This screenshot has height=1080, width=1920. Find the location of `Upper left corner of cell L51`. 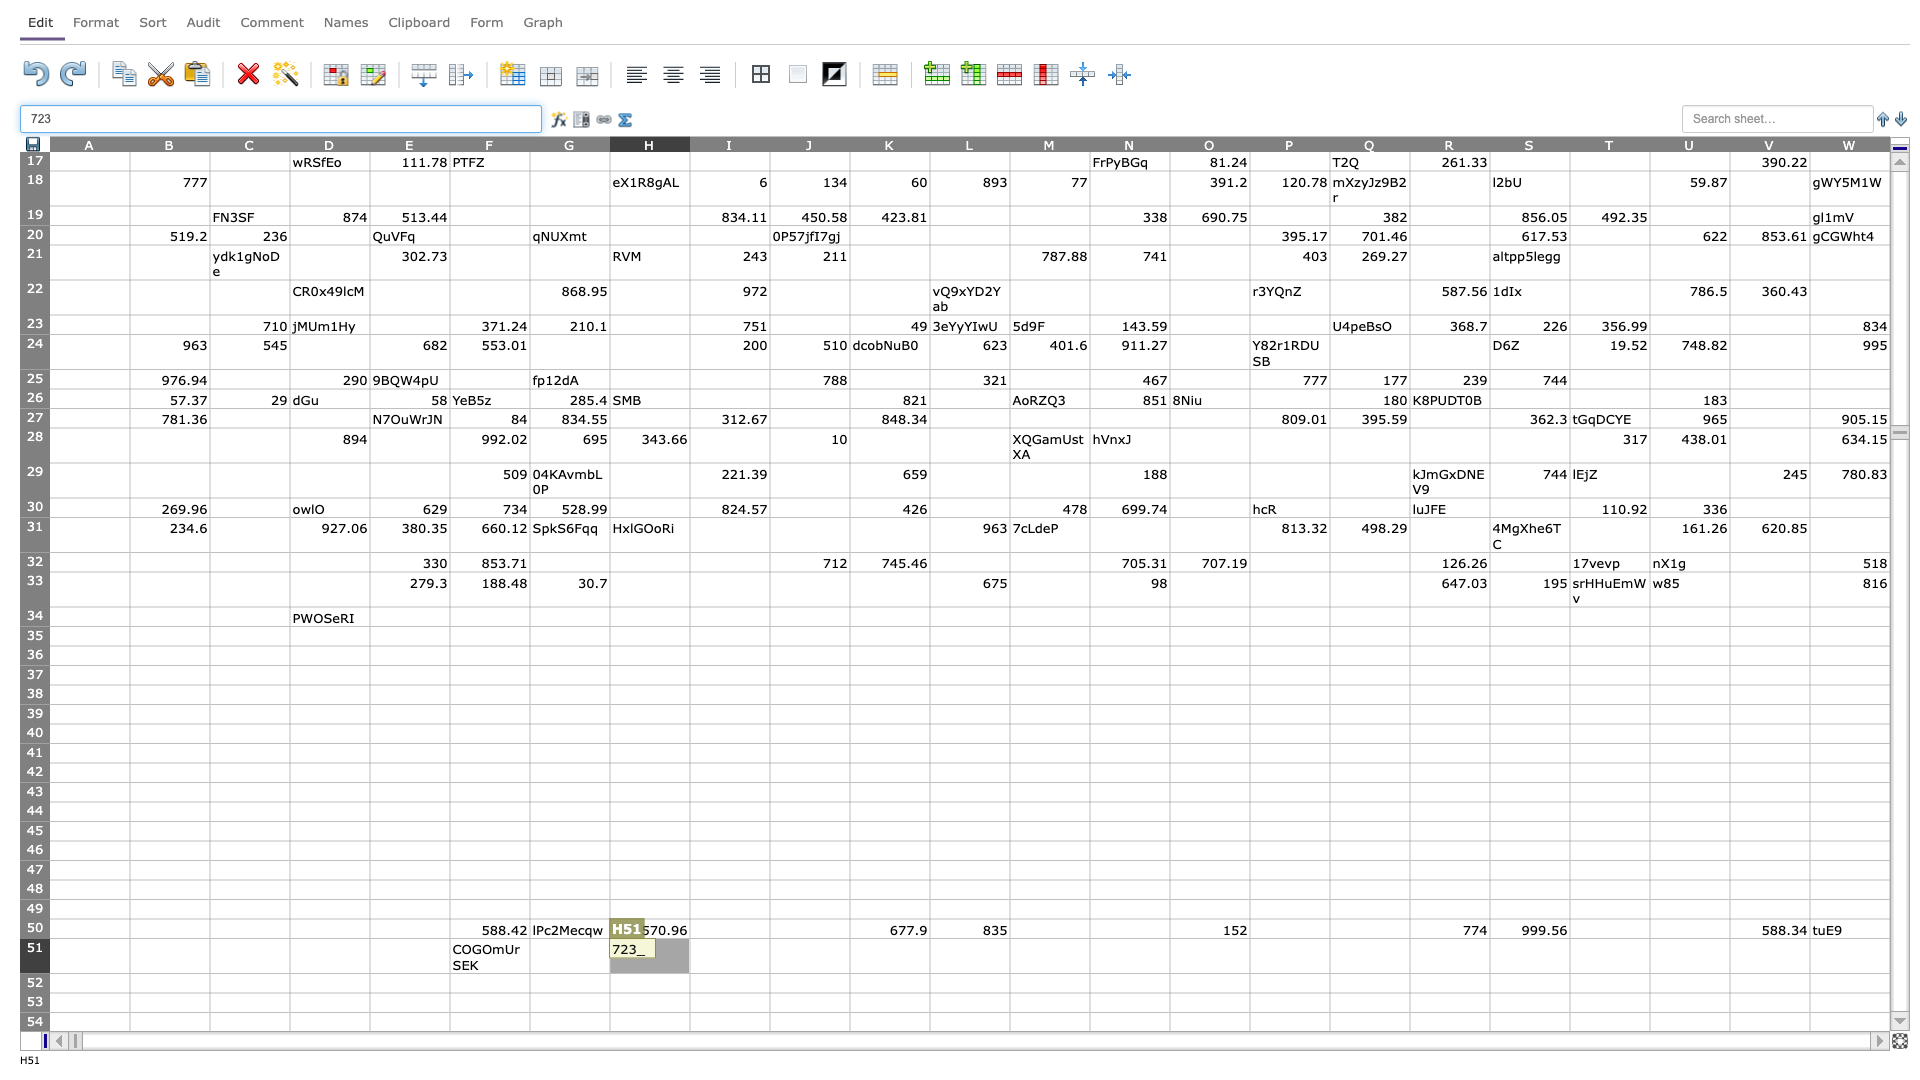

Upper left corner of cell L51 is located at coordinates (929, 938).